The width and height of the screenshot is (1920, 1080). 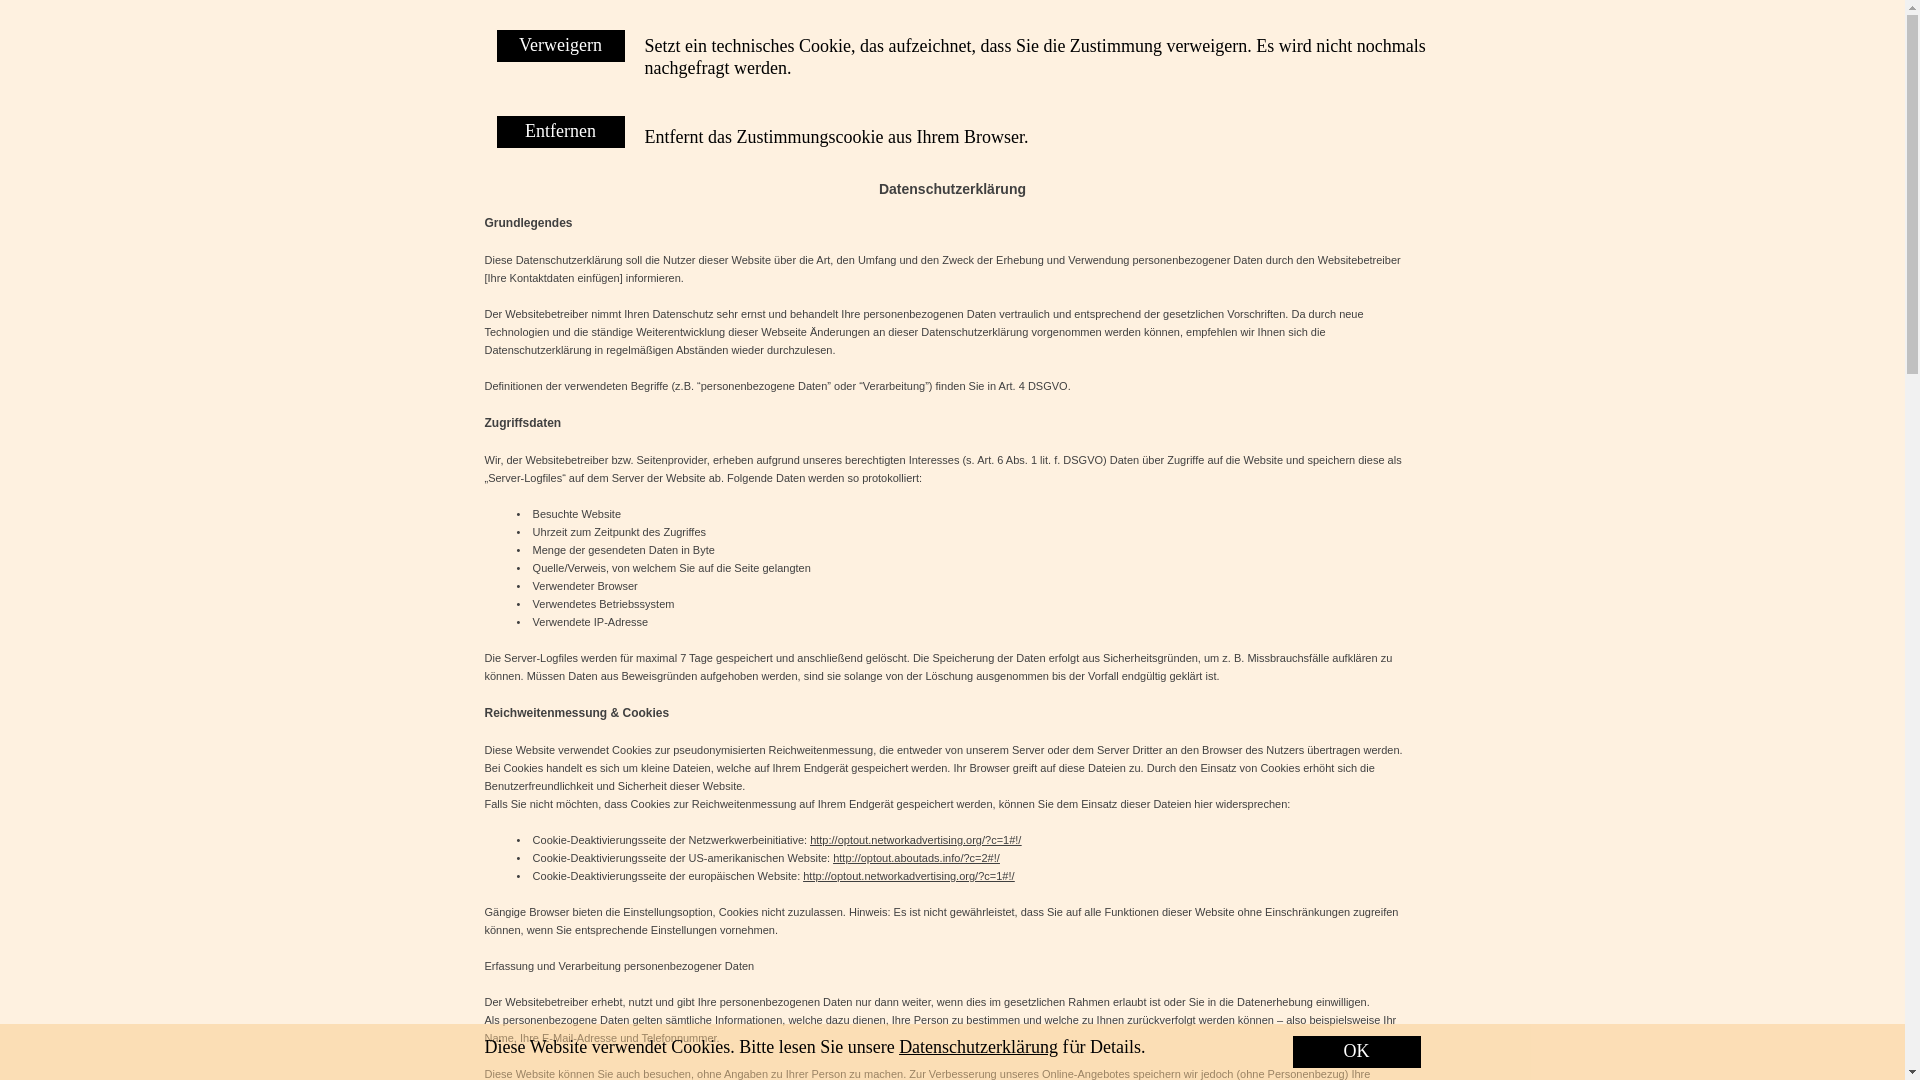 What do you see at coordinates (907, 874) in the screenshot?
I see `'http://optout.networkadvertising.org/?c=1#!/'` at bounding box center [907, 874].